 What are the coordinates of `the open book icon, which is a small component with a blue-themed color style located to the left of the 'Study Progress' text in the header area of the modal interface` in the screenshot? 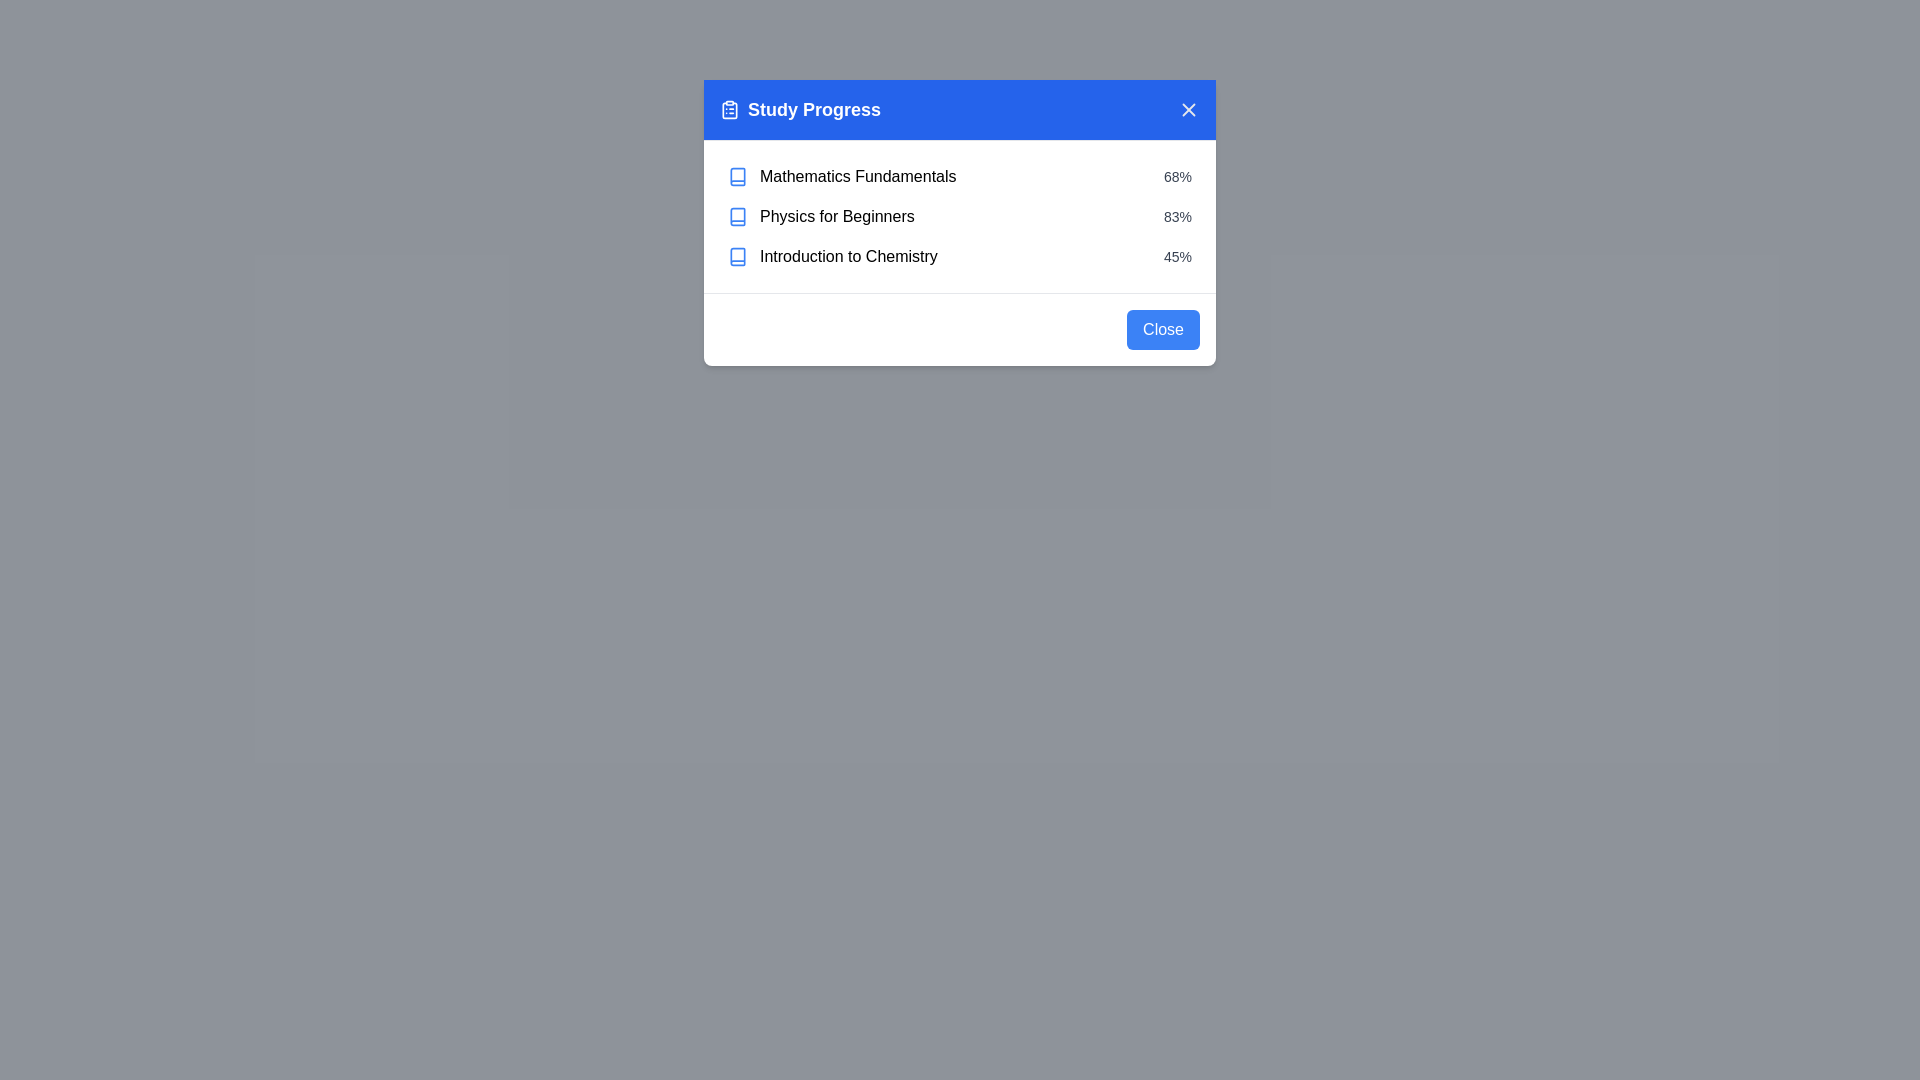 It's located at (737, 256).